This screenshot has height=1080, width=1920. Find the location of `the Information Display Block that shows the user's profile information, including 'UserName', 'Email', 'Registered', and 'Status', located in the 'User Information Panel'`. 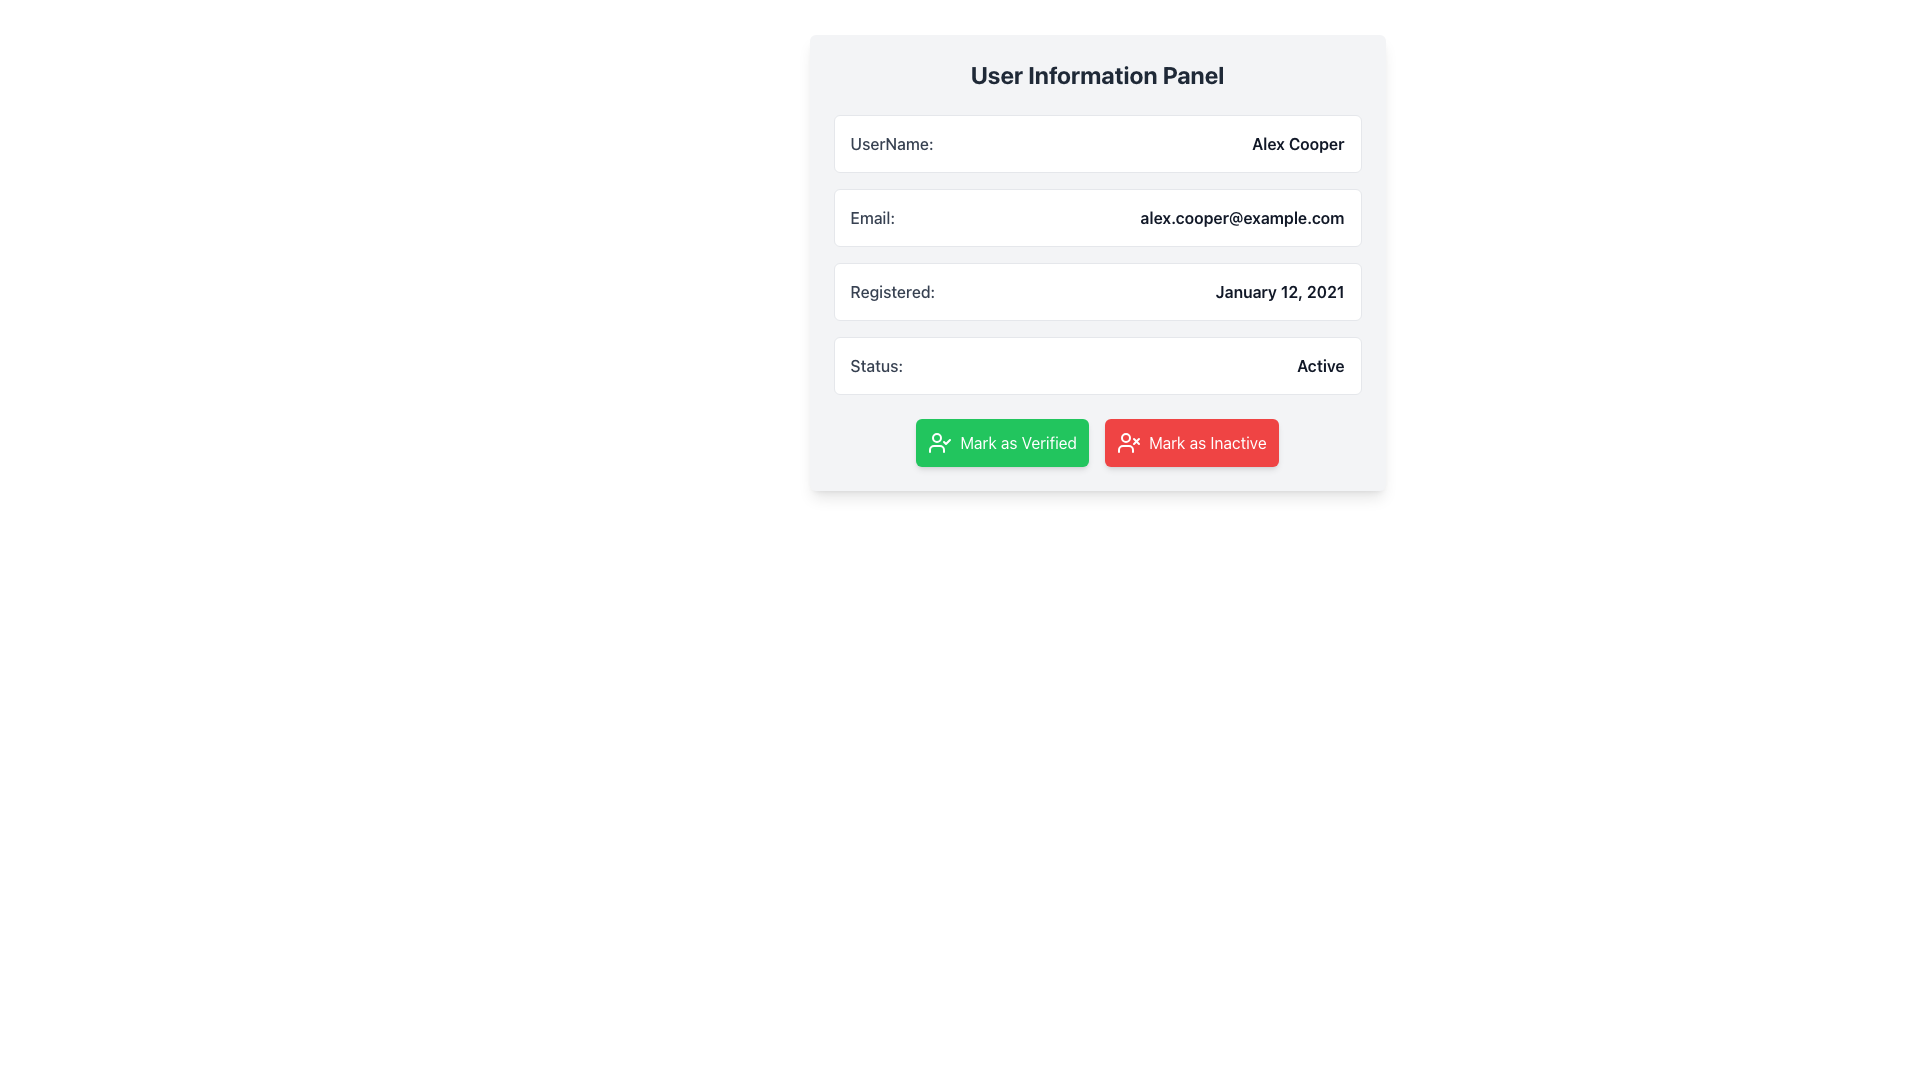

the Information Display Block that shows the user's profile information, including 'UserName', 'Email', 'Registered', and 'Status', located in the 'User Information Panel' is located at coordinates (1096, 253).